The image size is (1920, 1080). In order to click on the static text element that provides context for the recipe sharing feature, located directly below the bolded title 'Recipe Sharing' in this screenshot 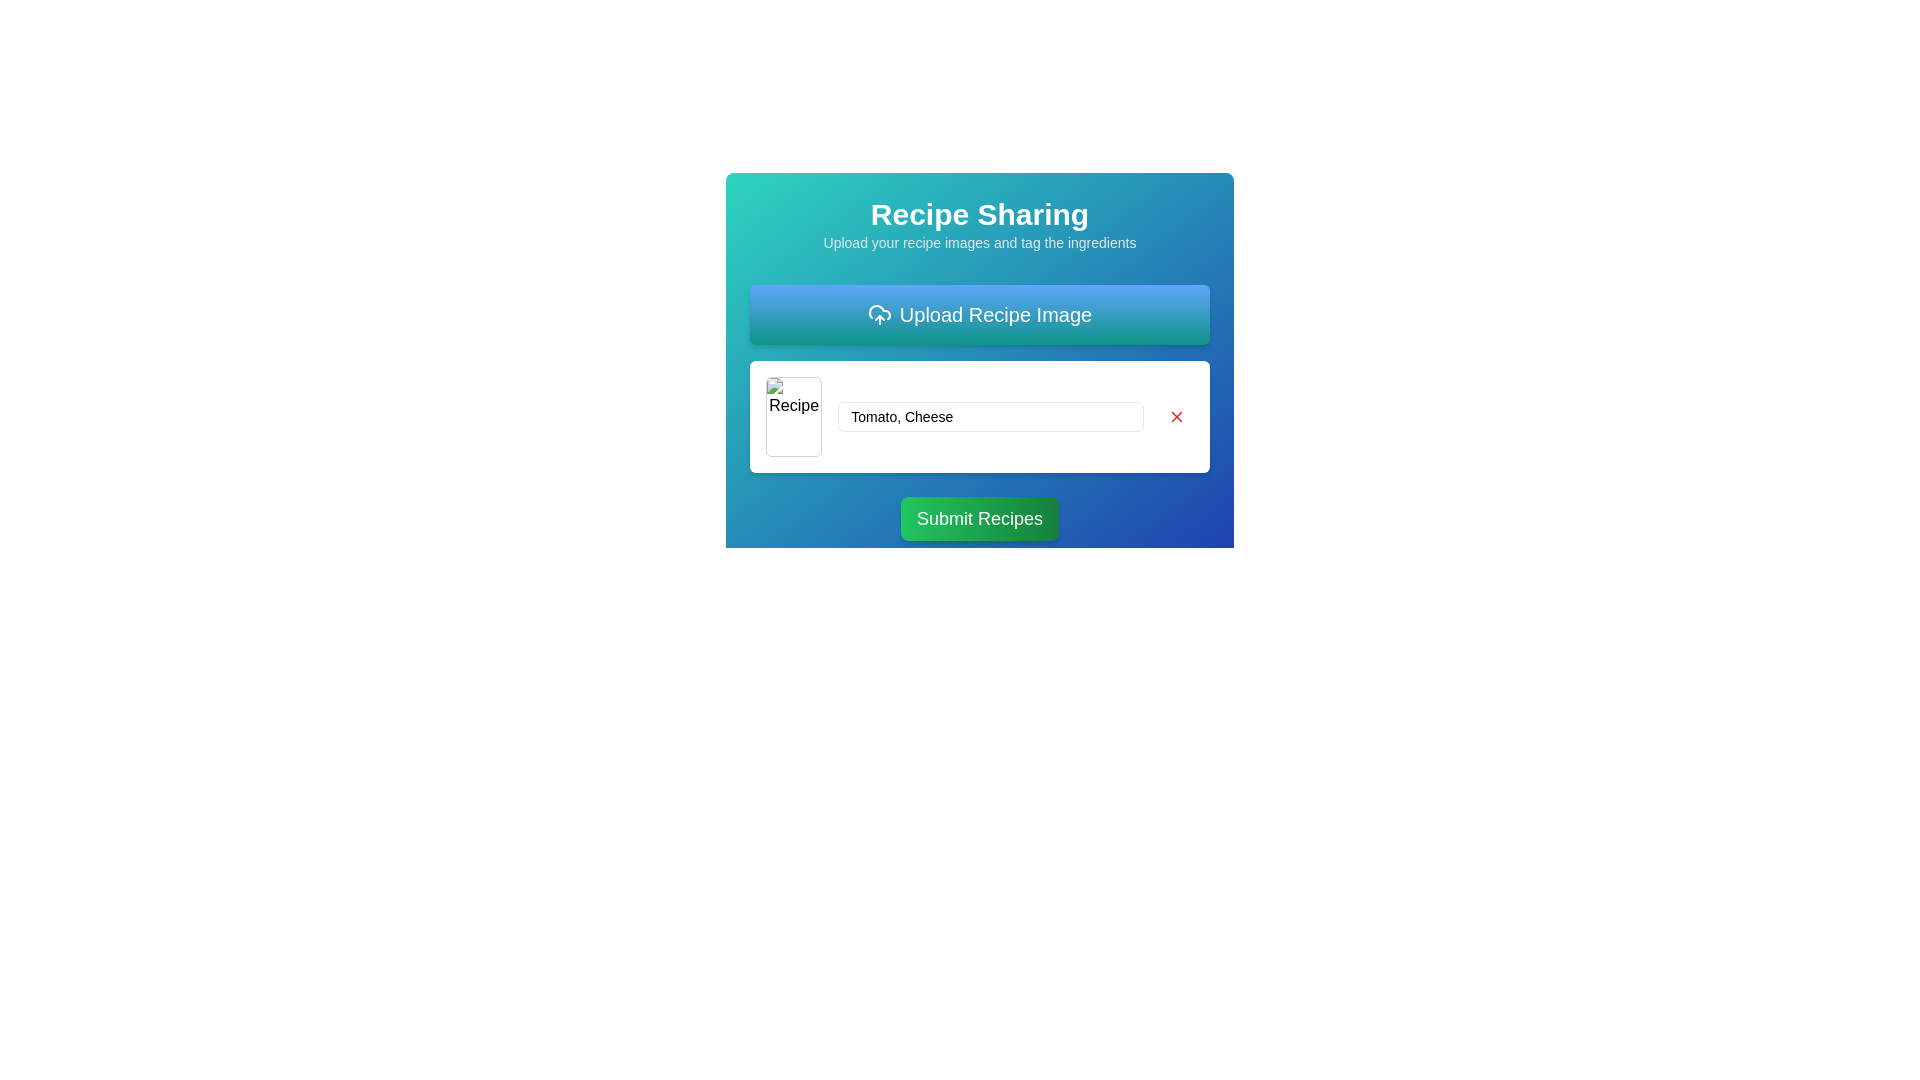, I will do `click(979, 242)`.